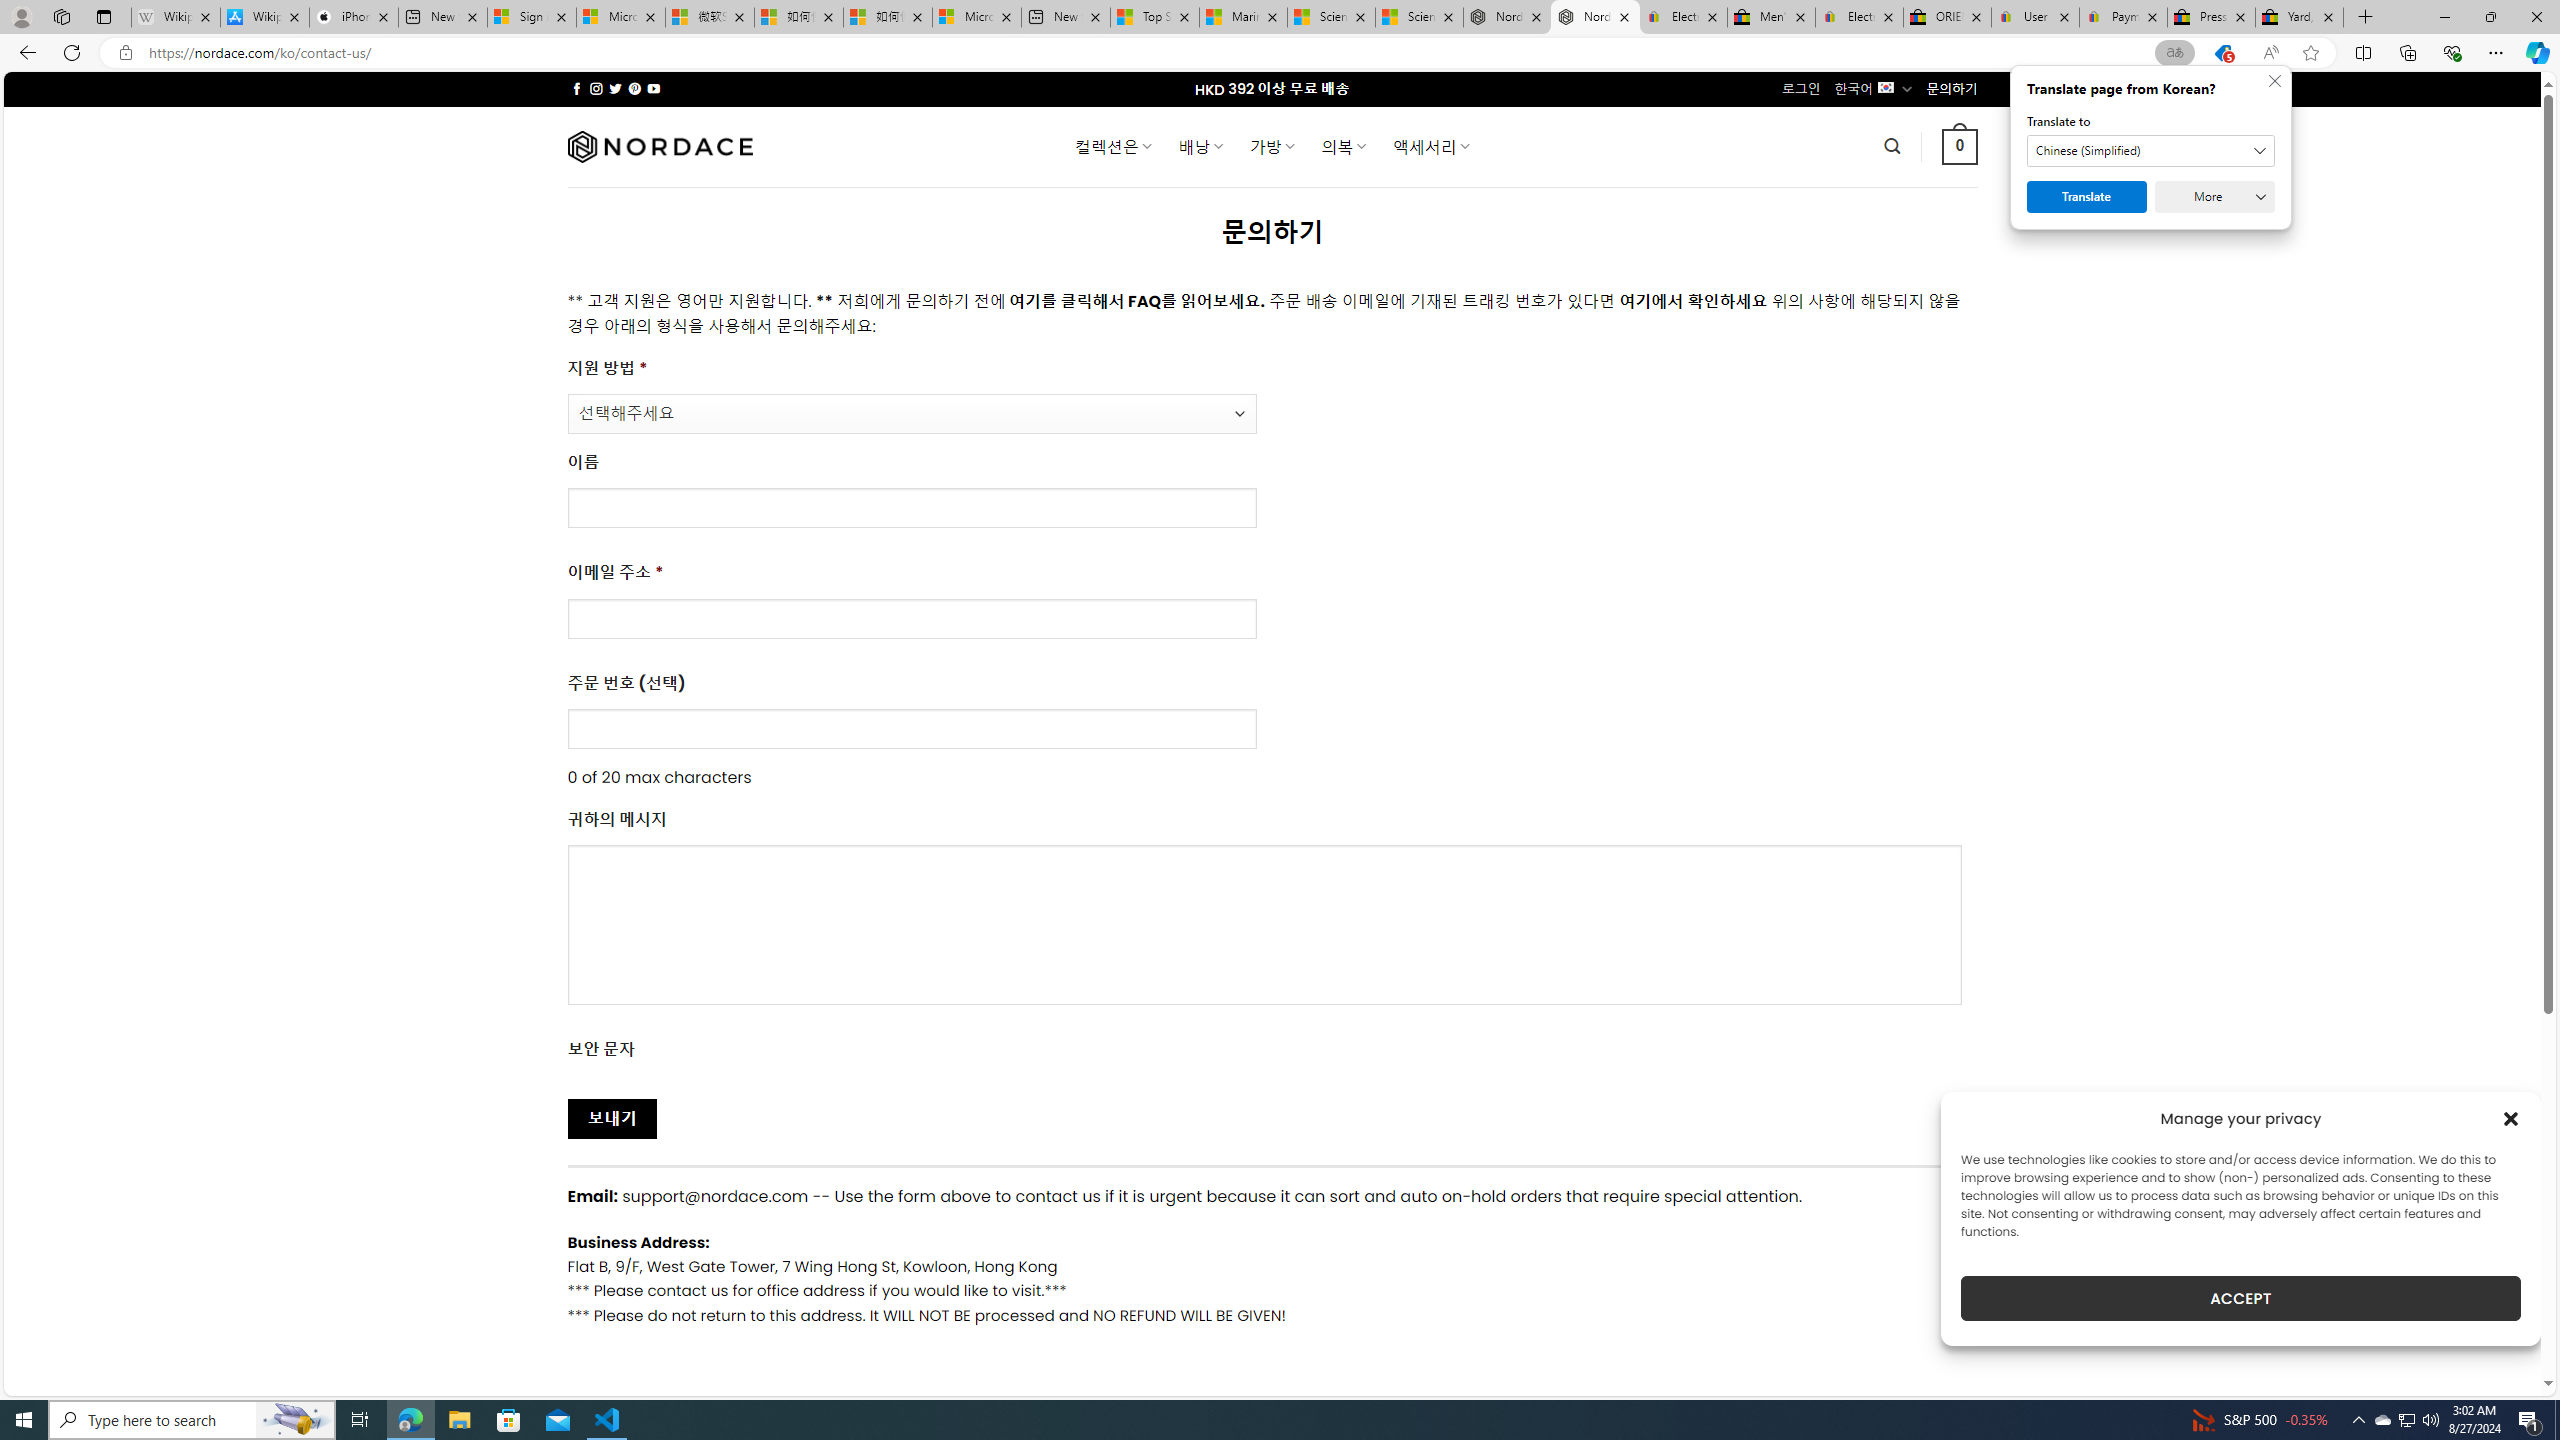 Image resolution: width=2560 pixels, height=1440 pixels. I want to click on 'Class: cmplz-close', so click(2511, 1118).